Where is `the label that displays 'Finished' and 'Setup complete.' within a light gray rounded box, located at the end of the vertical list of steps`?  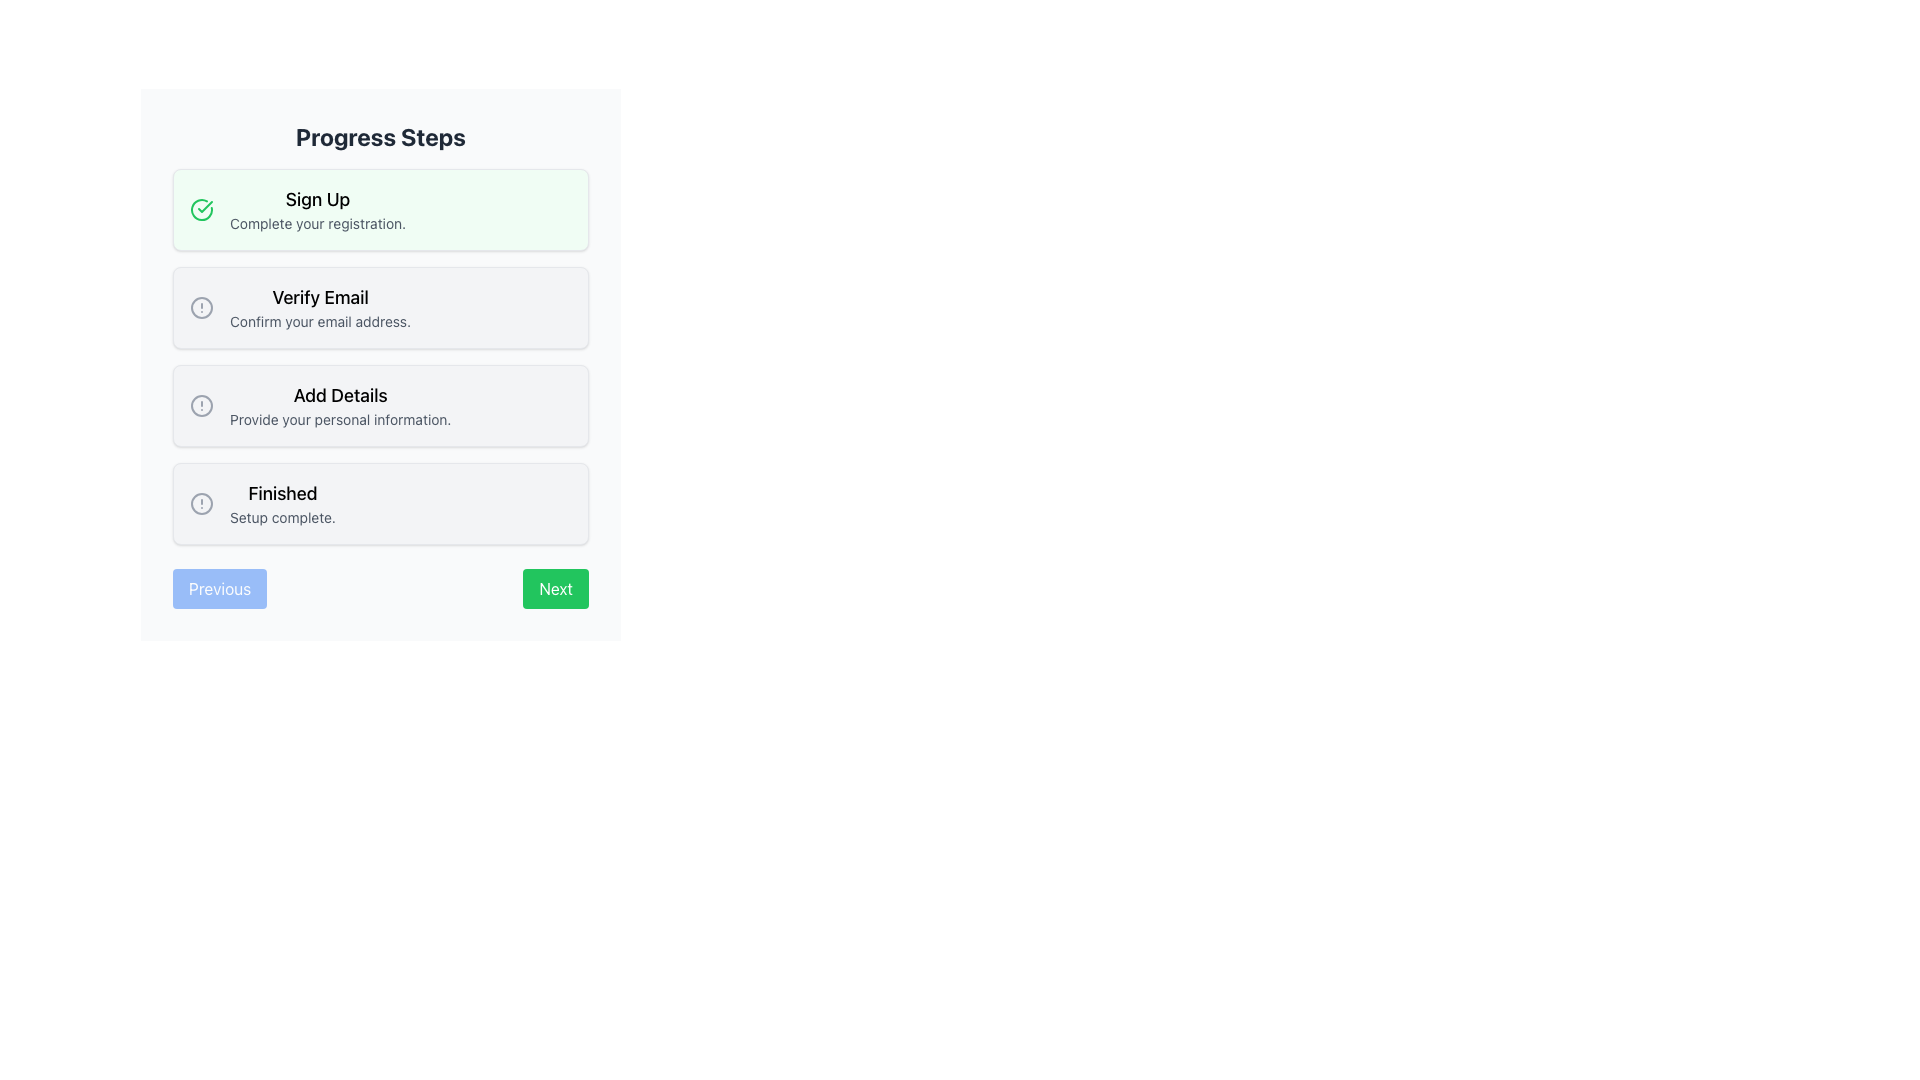
the label that displays 'Finished' and 'Setup complete.' within a light gray rounded box, located at the end of the vertical list of steps is located at coordinates (282, 503).